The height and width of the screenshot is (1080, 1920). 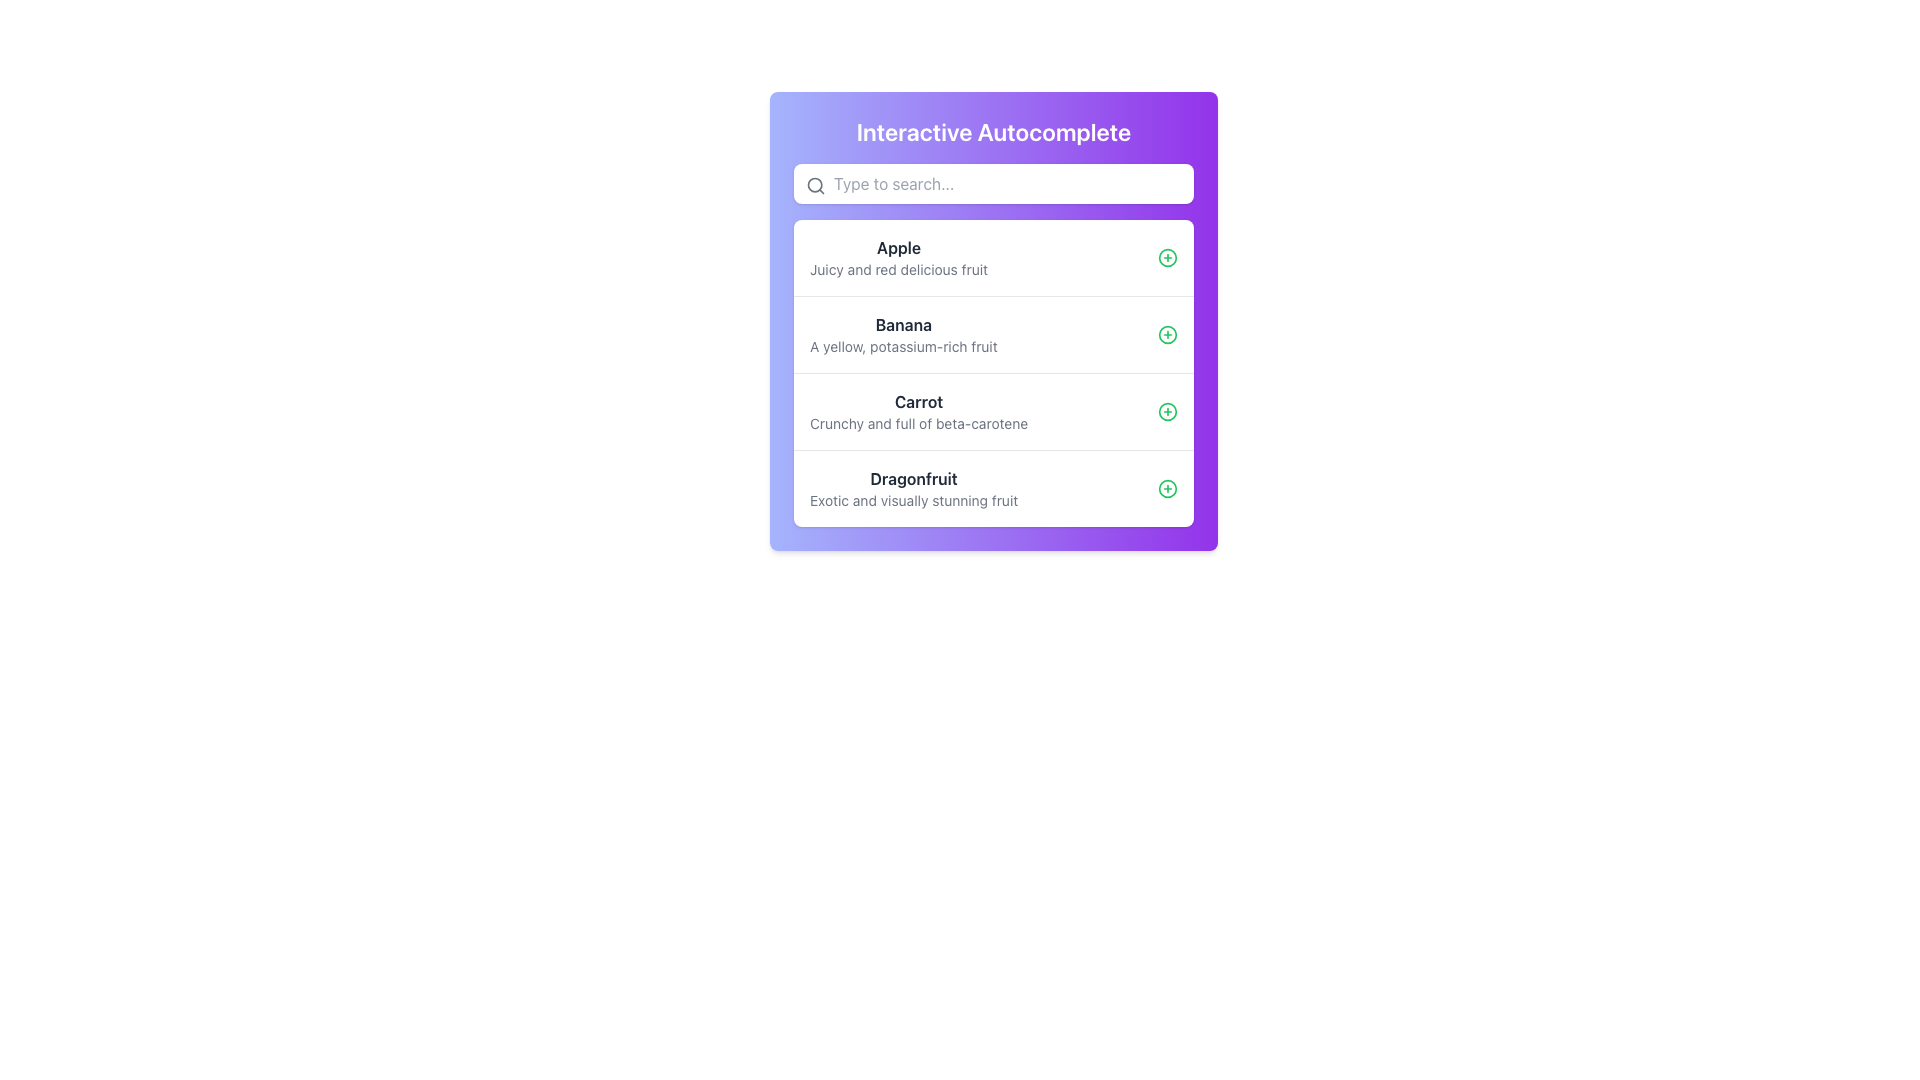 I want to click on the description text 'Juicy and red delicious fruit' located beneath the title 'Apple' in the first entry of the autocomplete list, so click(x=897, y=270).